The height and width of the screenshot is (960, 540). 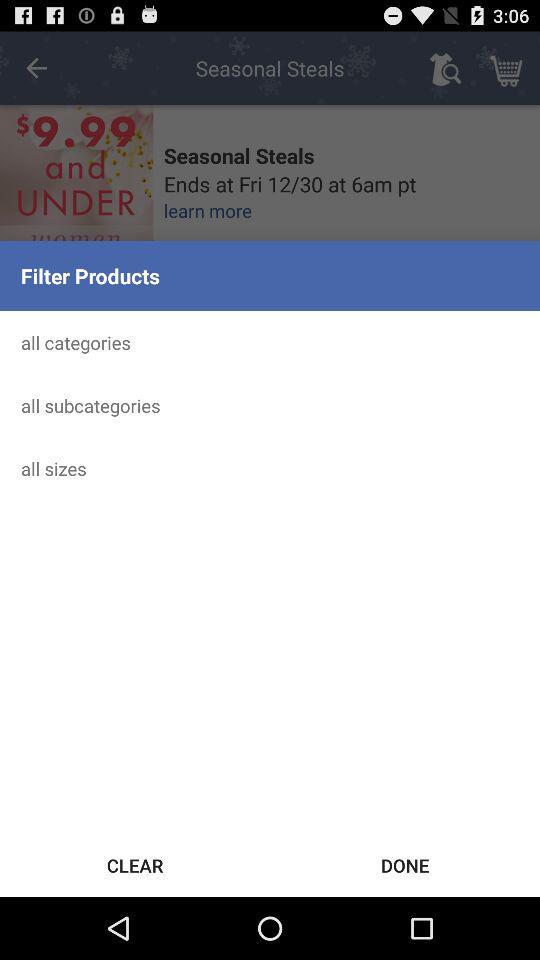 I want to click on the done at the bottom right corner, so click(x=405, y=864).